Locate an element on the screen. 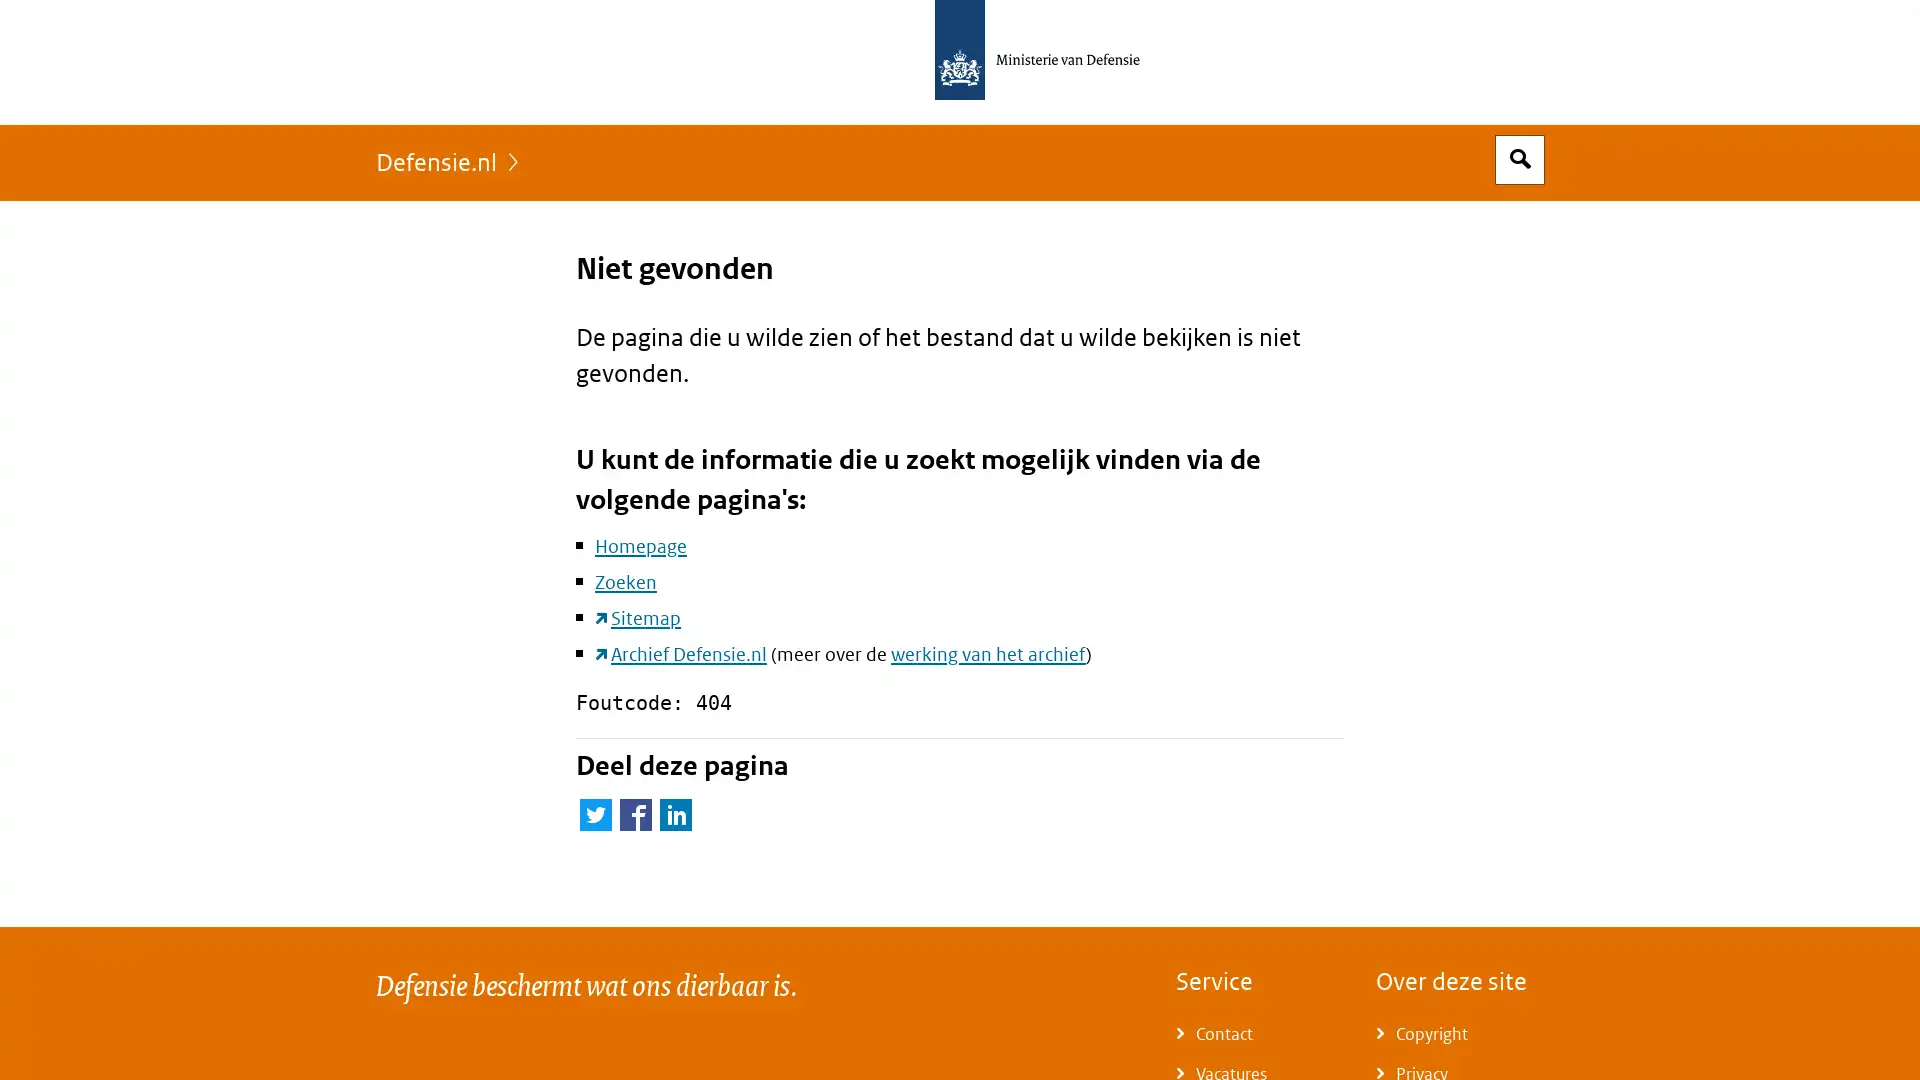 The height and width of the screenshot is (1080, 1920). Open zoekveld is located at coordinates (1520, 158).